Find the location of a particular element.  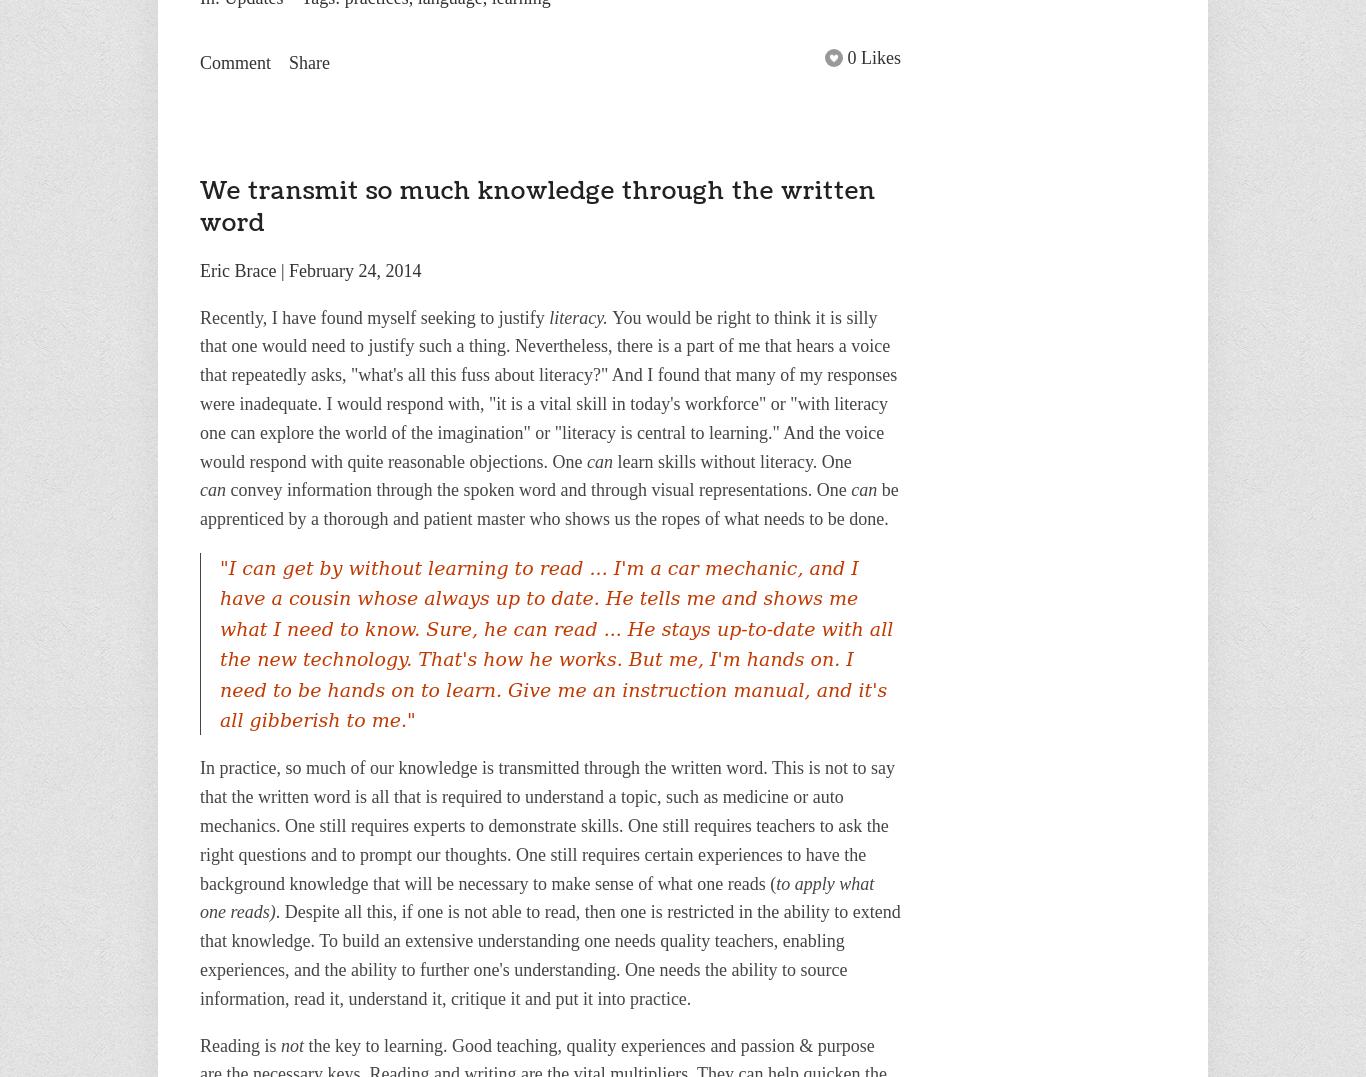

'February 24, 2014' is located at coordinates (354, 269).